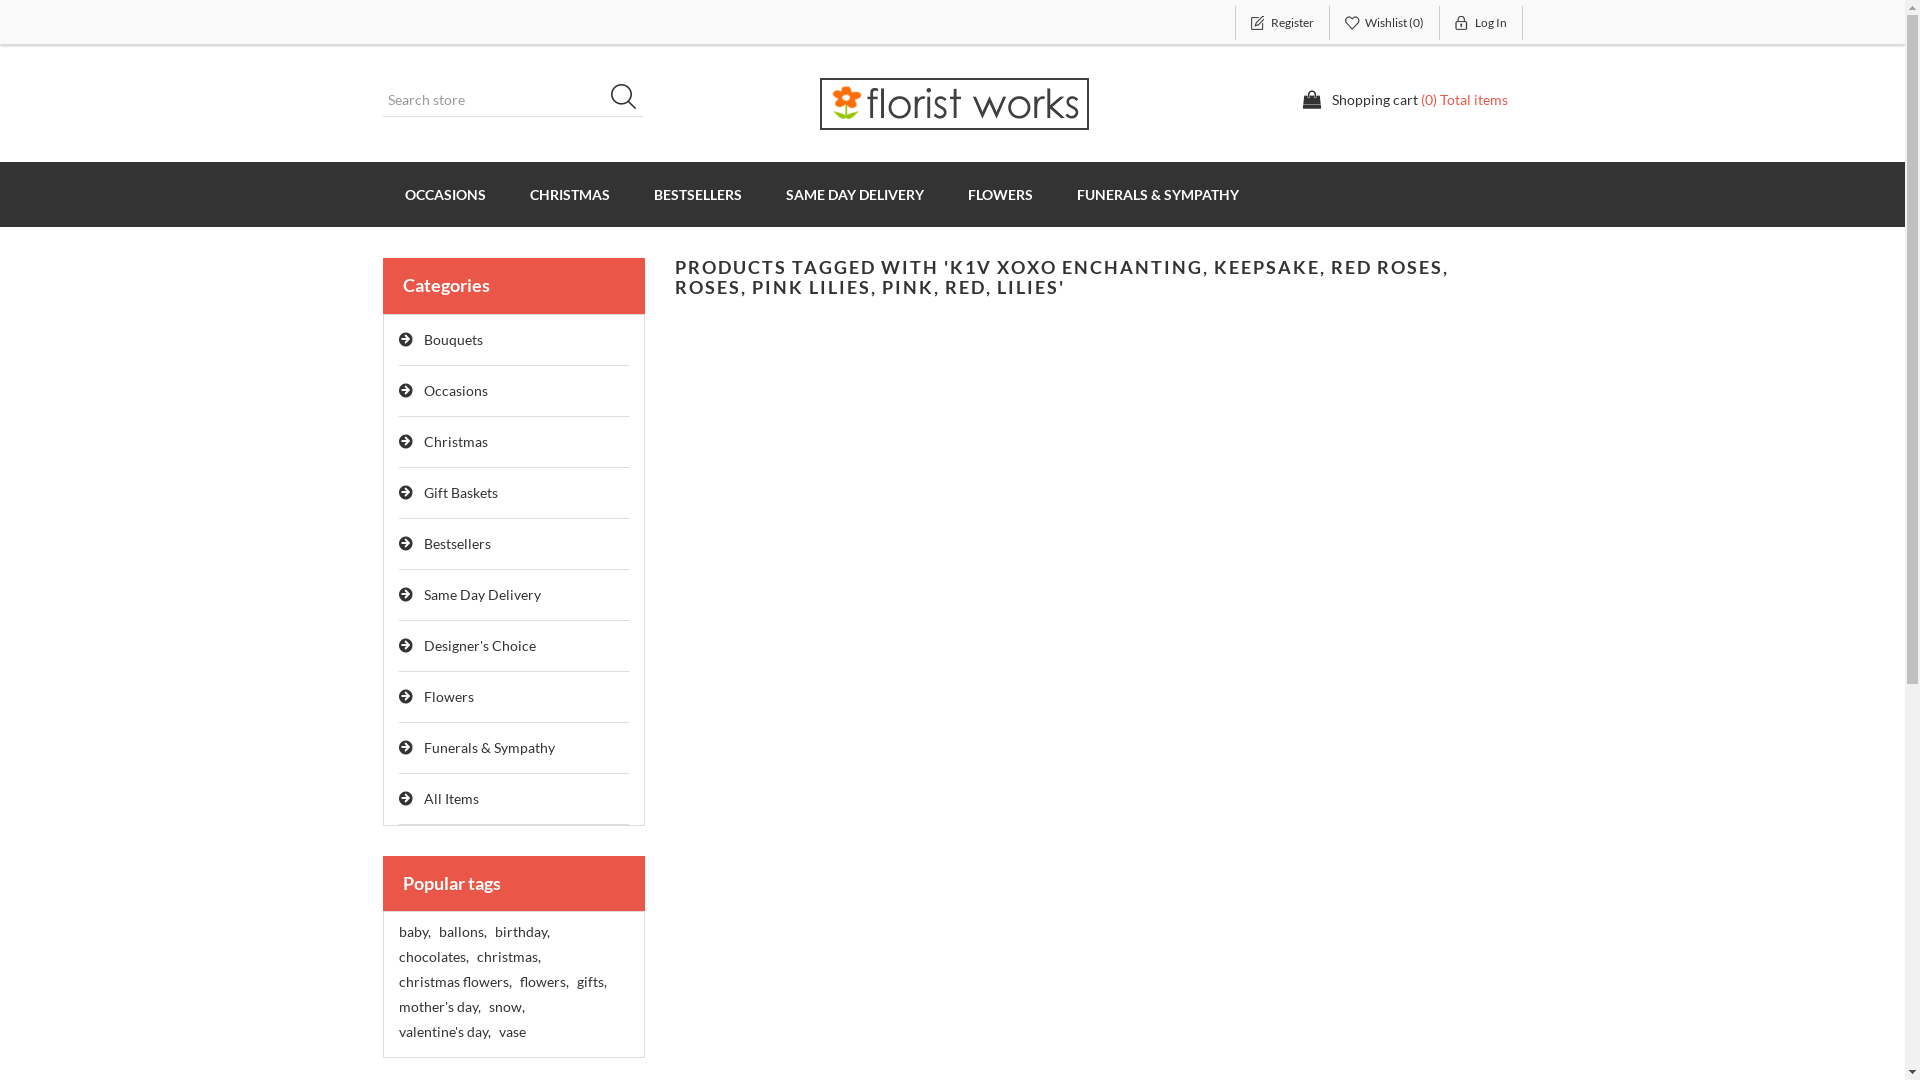 This screenshot has height=1080, width=1920. Describe the element at coordinates (569, 194) in the screenshot. I see `'CHRISTMAS'` at that location.